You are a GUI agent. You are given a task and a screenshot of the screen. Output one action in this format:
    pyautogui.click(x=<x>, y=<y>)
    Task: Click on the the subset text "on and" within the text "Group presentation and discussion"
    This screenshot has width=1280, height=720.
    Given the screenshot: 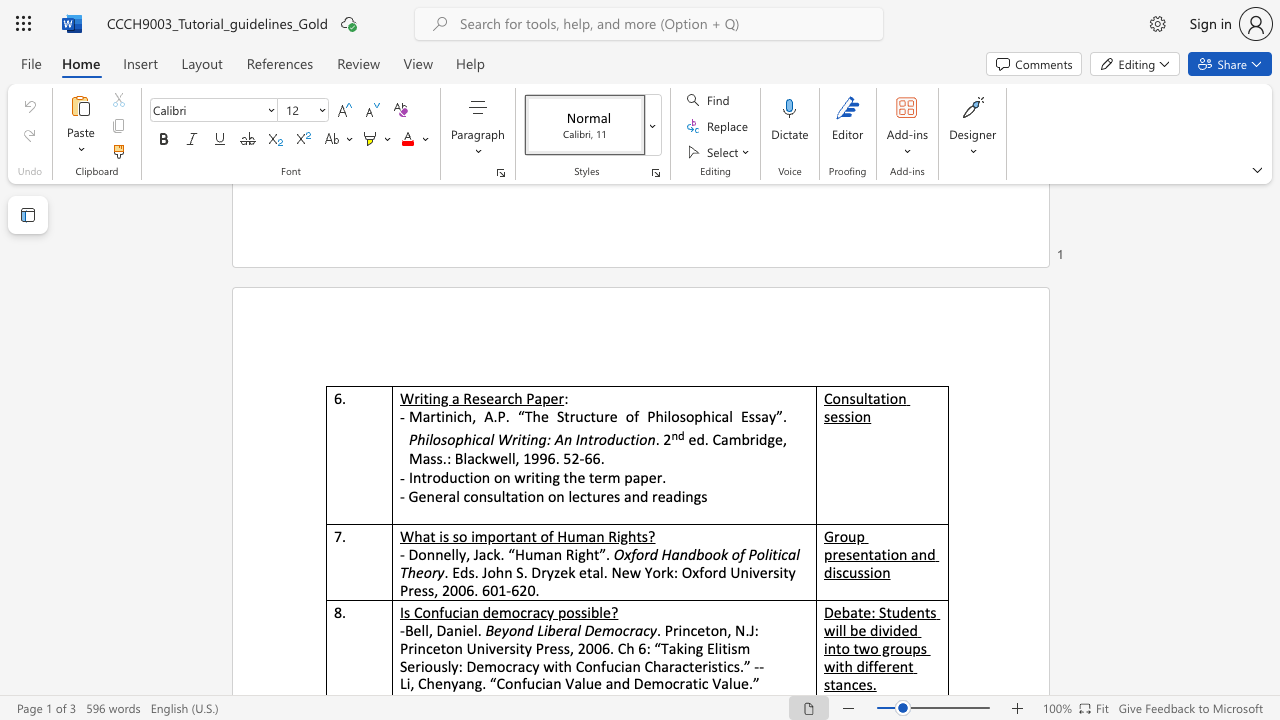 What is the action you would take?
    pyautogui.click(x=889, y=554)
    